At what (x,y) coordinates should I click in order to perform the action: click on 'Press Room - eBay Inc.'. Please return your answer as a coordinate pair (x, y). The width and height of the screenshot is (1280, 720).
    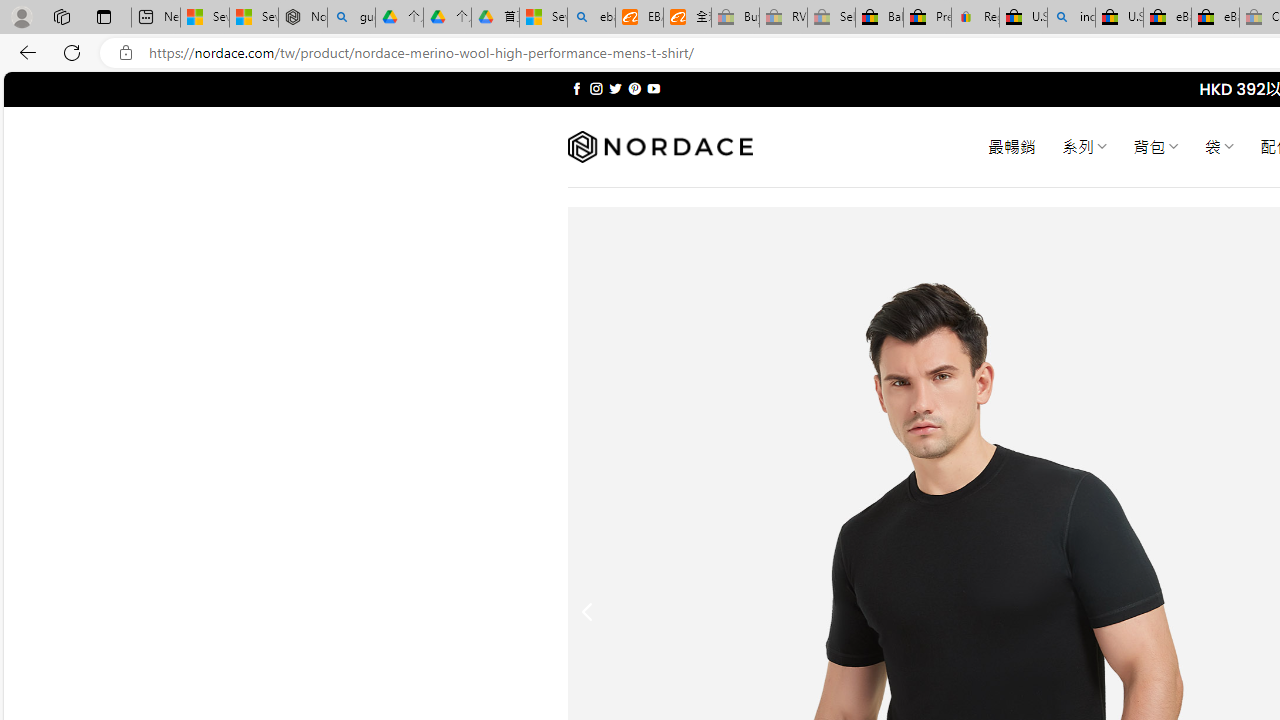
    Looking at the image, I should click on (926, 17).